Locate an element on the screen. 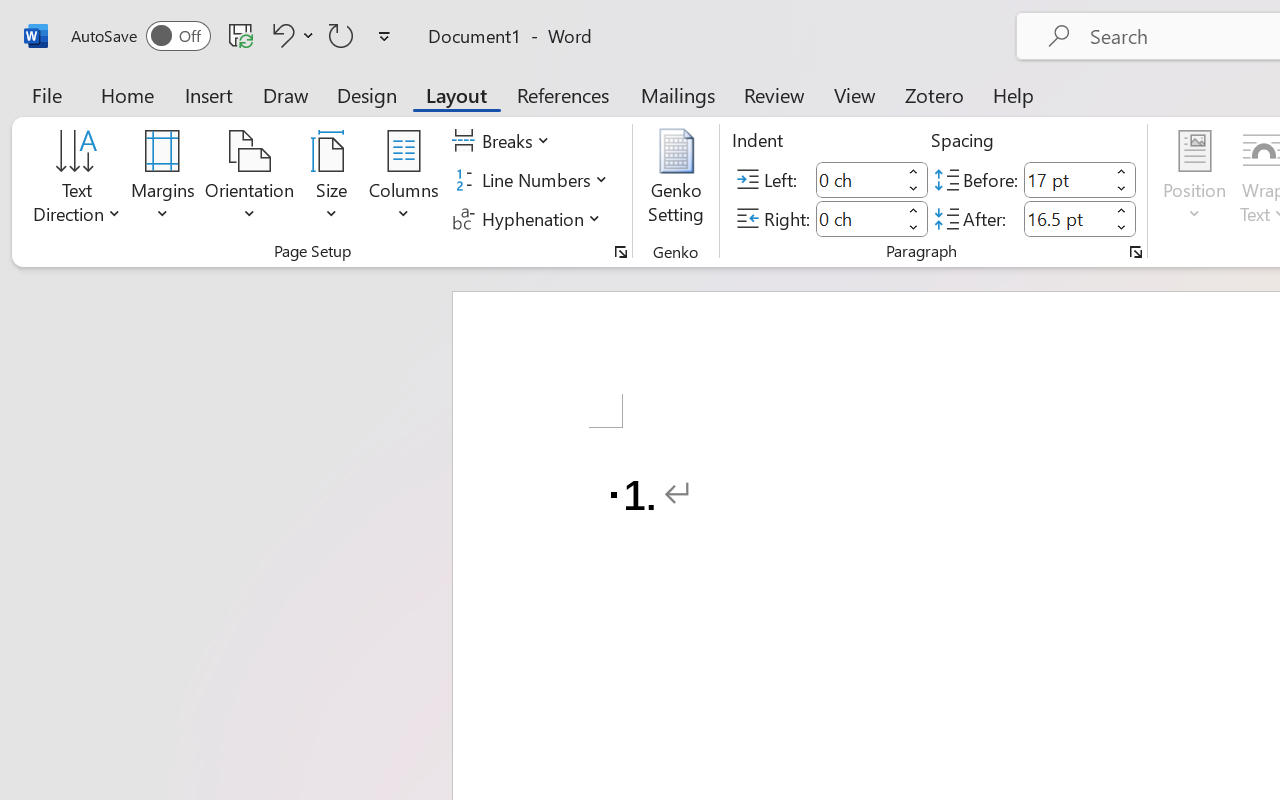 The width and height of the screenshot is (1280, 800). 'Columns' is located at coordinates (403, 179).